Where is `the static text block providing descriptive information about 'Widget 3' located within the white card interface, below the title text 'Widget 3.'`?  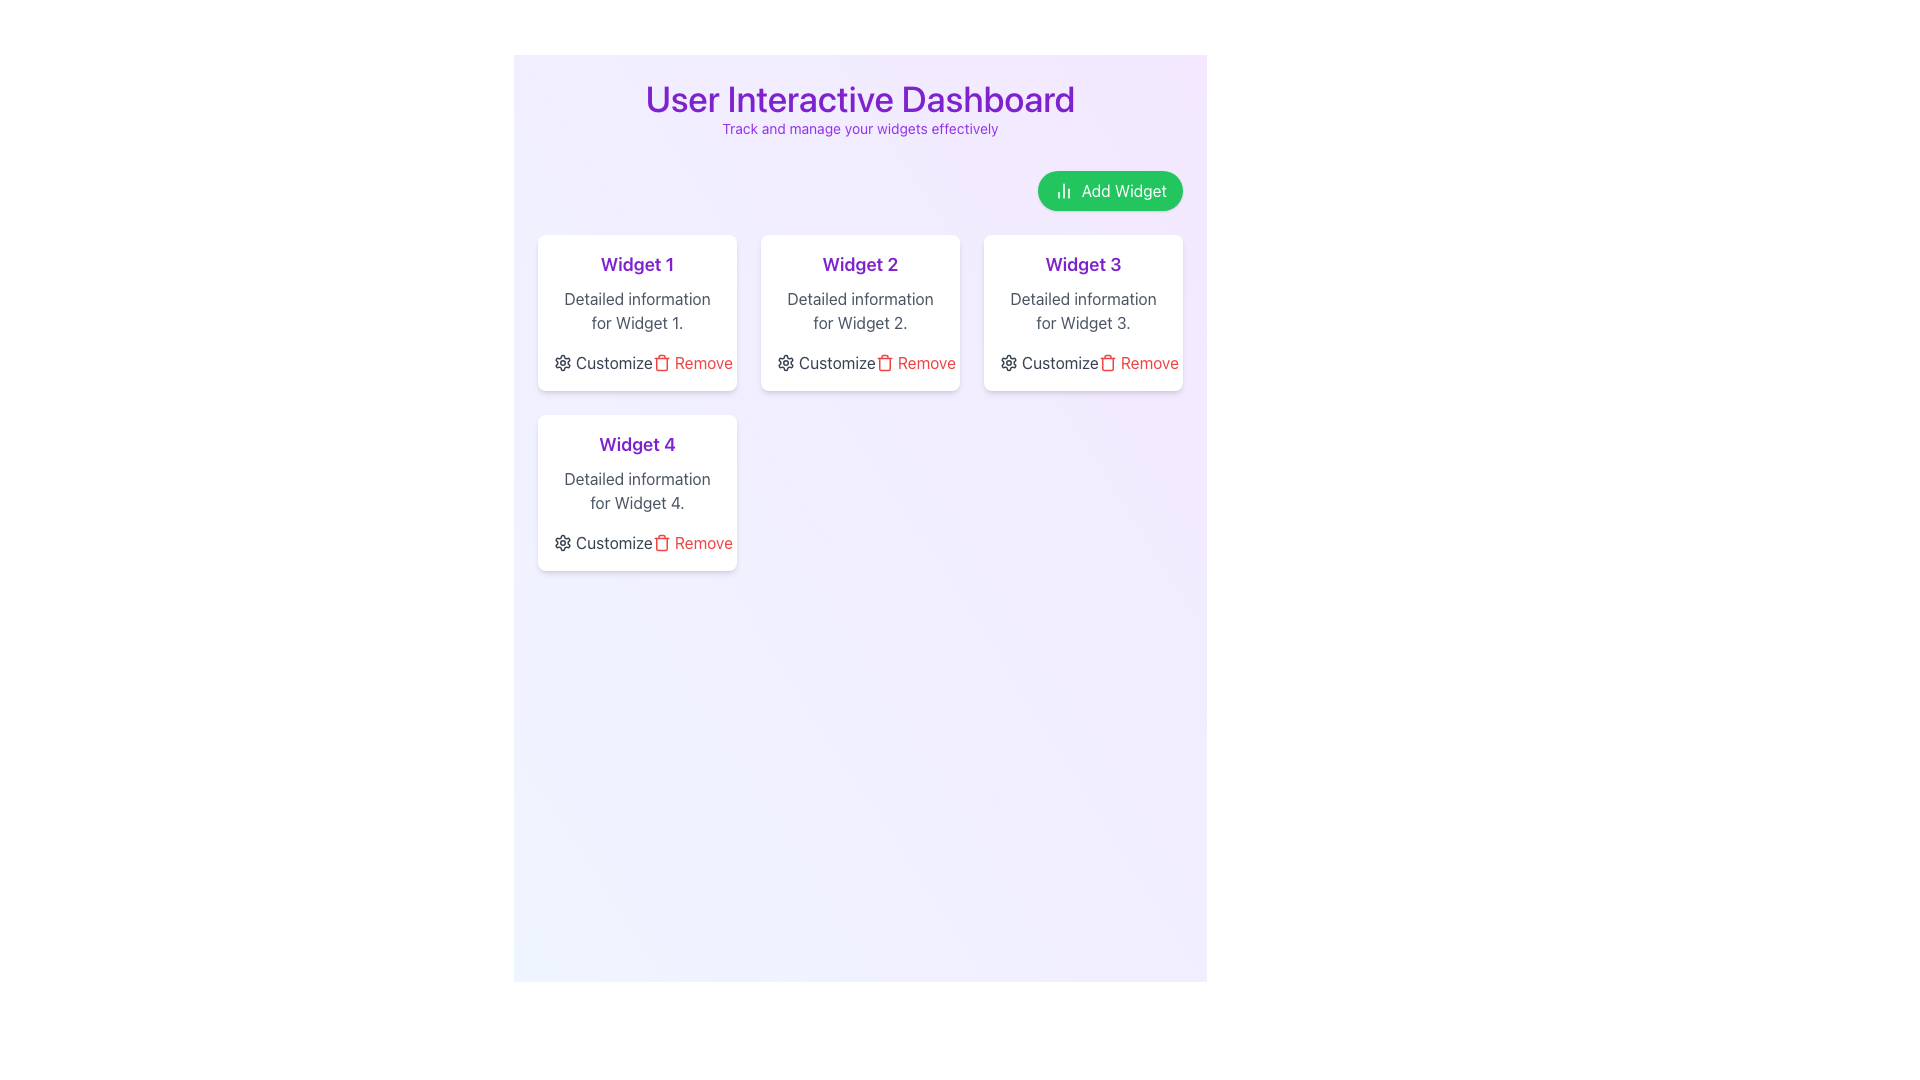
the static text block providing descriptive information about 'Widget 3' located within the white card interface, below the title text 'Widget 3.' is located at coordinates (1082, 311).